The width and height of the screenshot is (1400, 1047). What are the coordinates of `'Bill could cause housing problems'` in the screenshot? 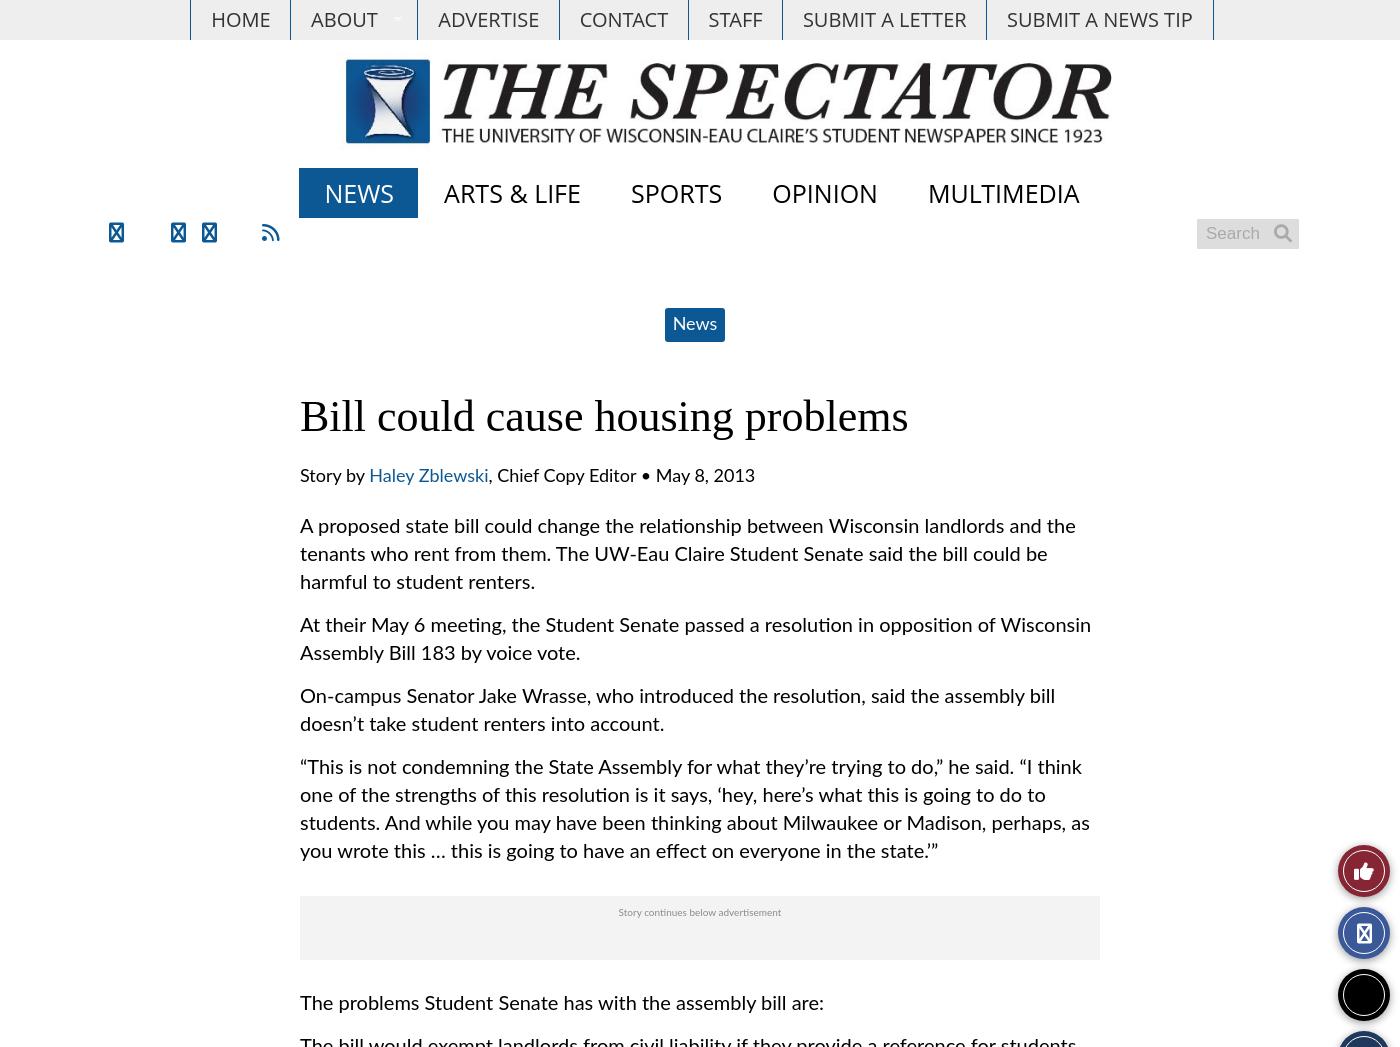 It's located at (603, 415).